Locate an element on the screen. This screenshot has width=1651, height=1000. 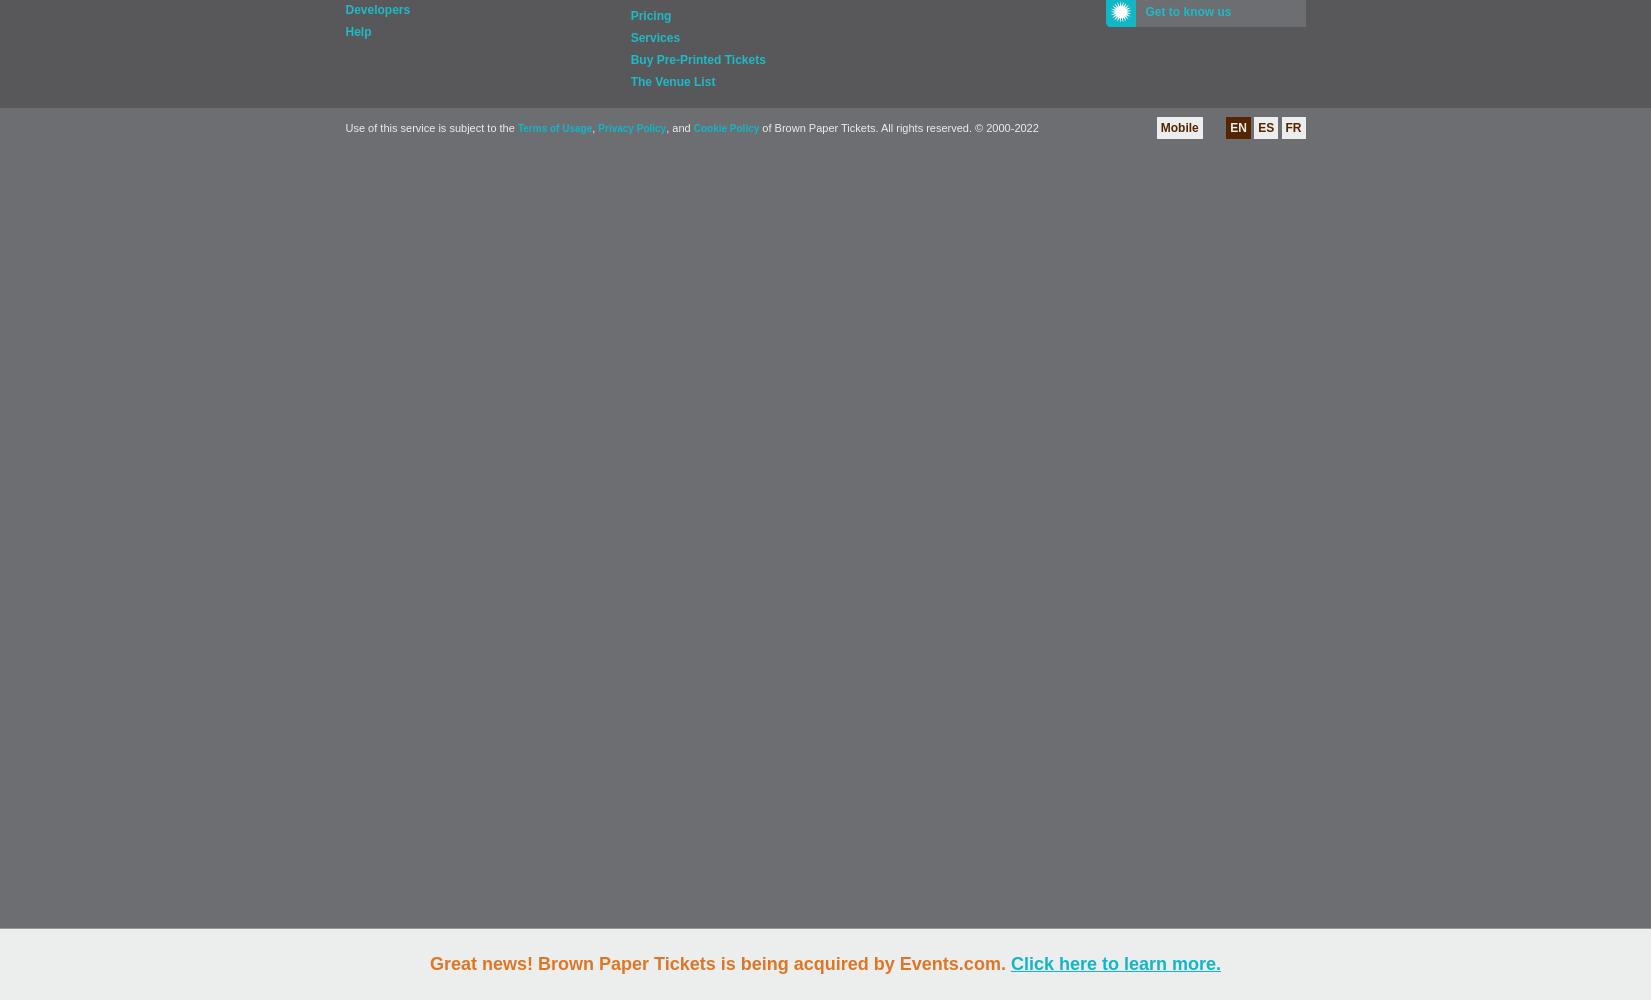
'Get to know us' is located at coordinates (1143, 12).